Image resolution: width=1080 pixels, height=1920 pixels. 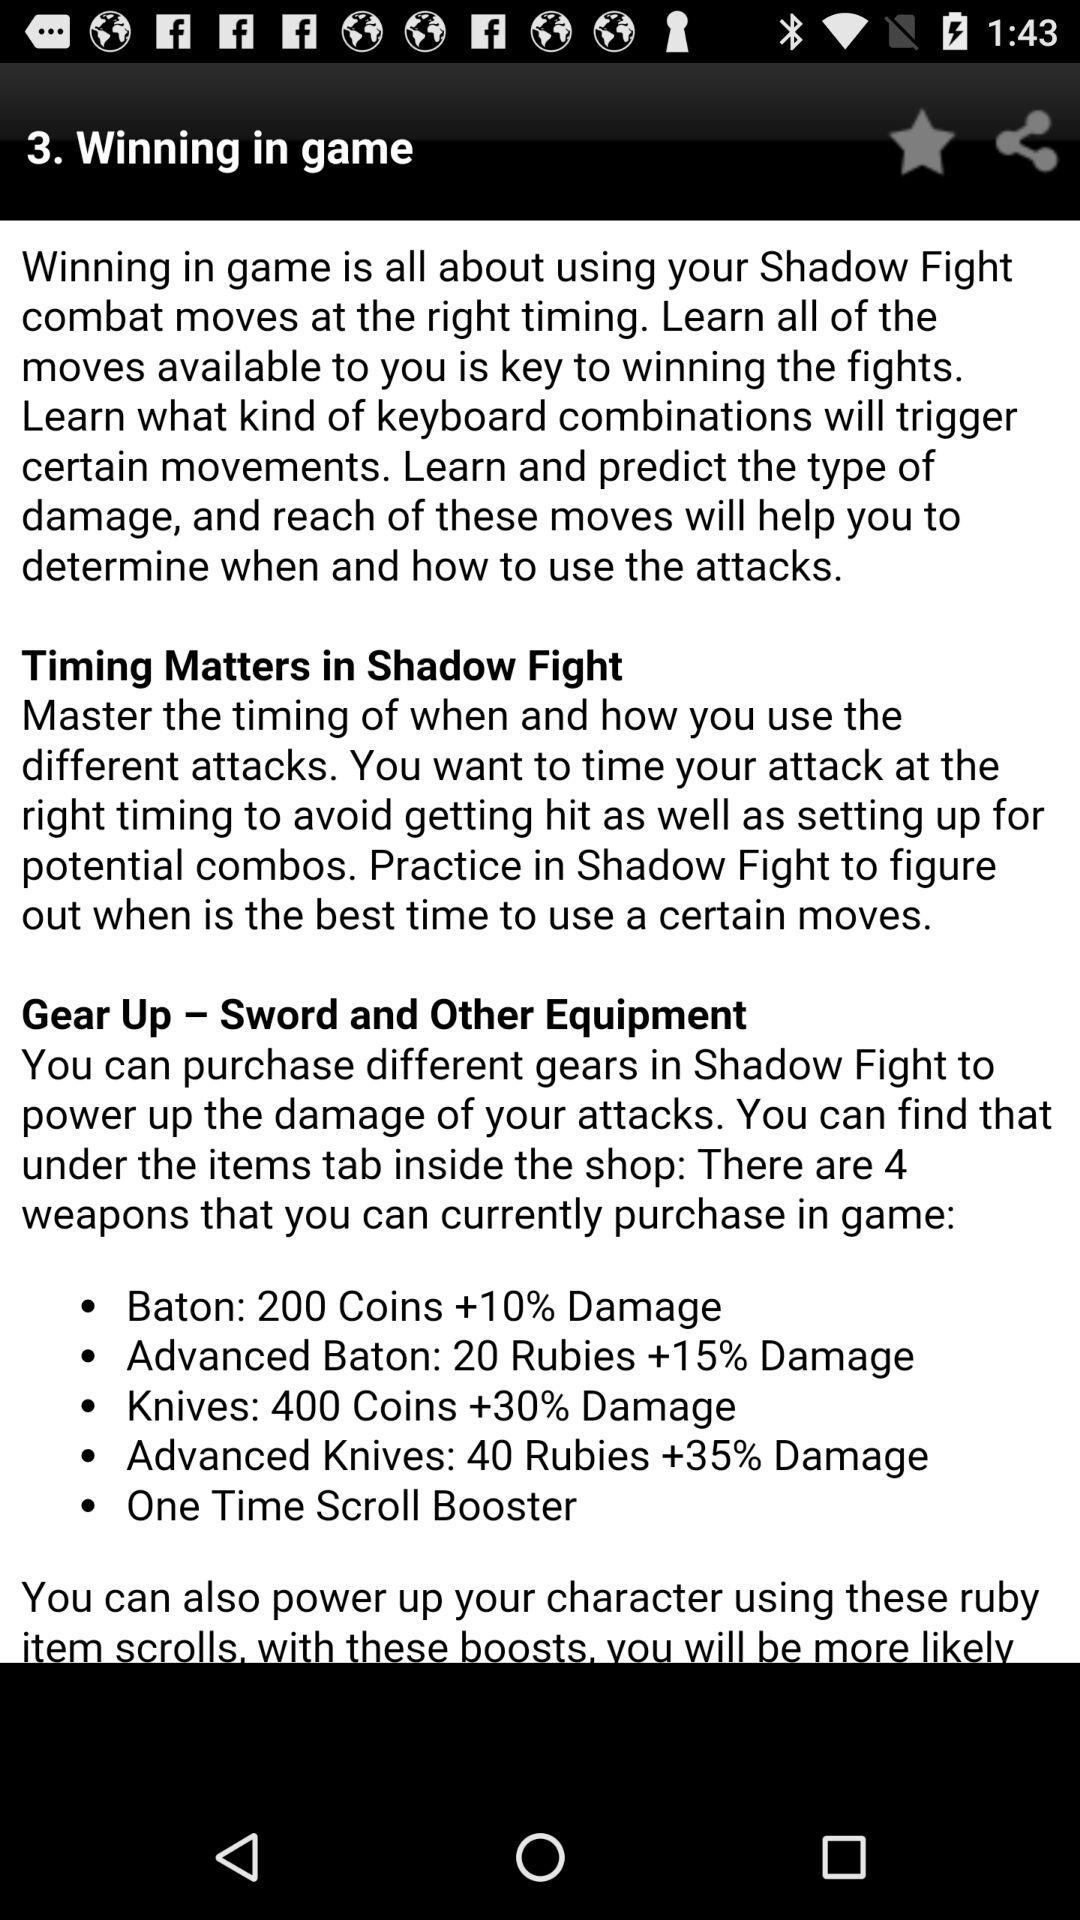 What do you see at coordinates (1027, 140) in the screenshot?
I see `share button` at bounding box center [1027, 140].